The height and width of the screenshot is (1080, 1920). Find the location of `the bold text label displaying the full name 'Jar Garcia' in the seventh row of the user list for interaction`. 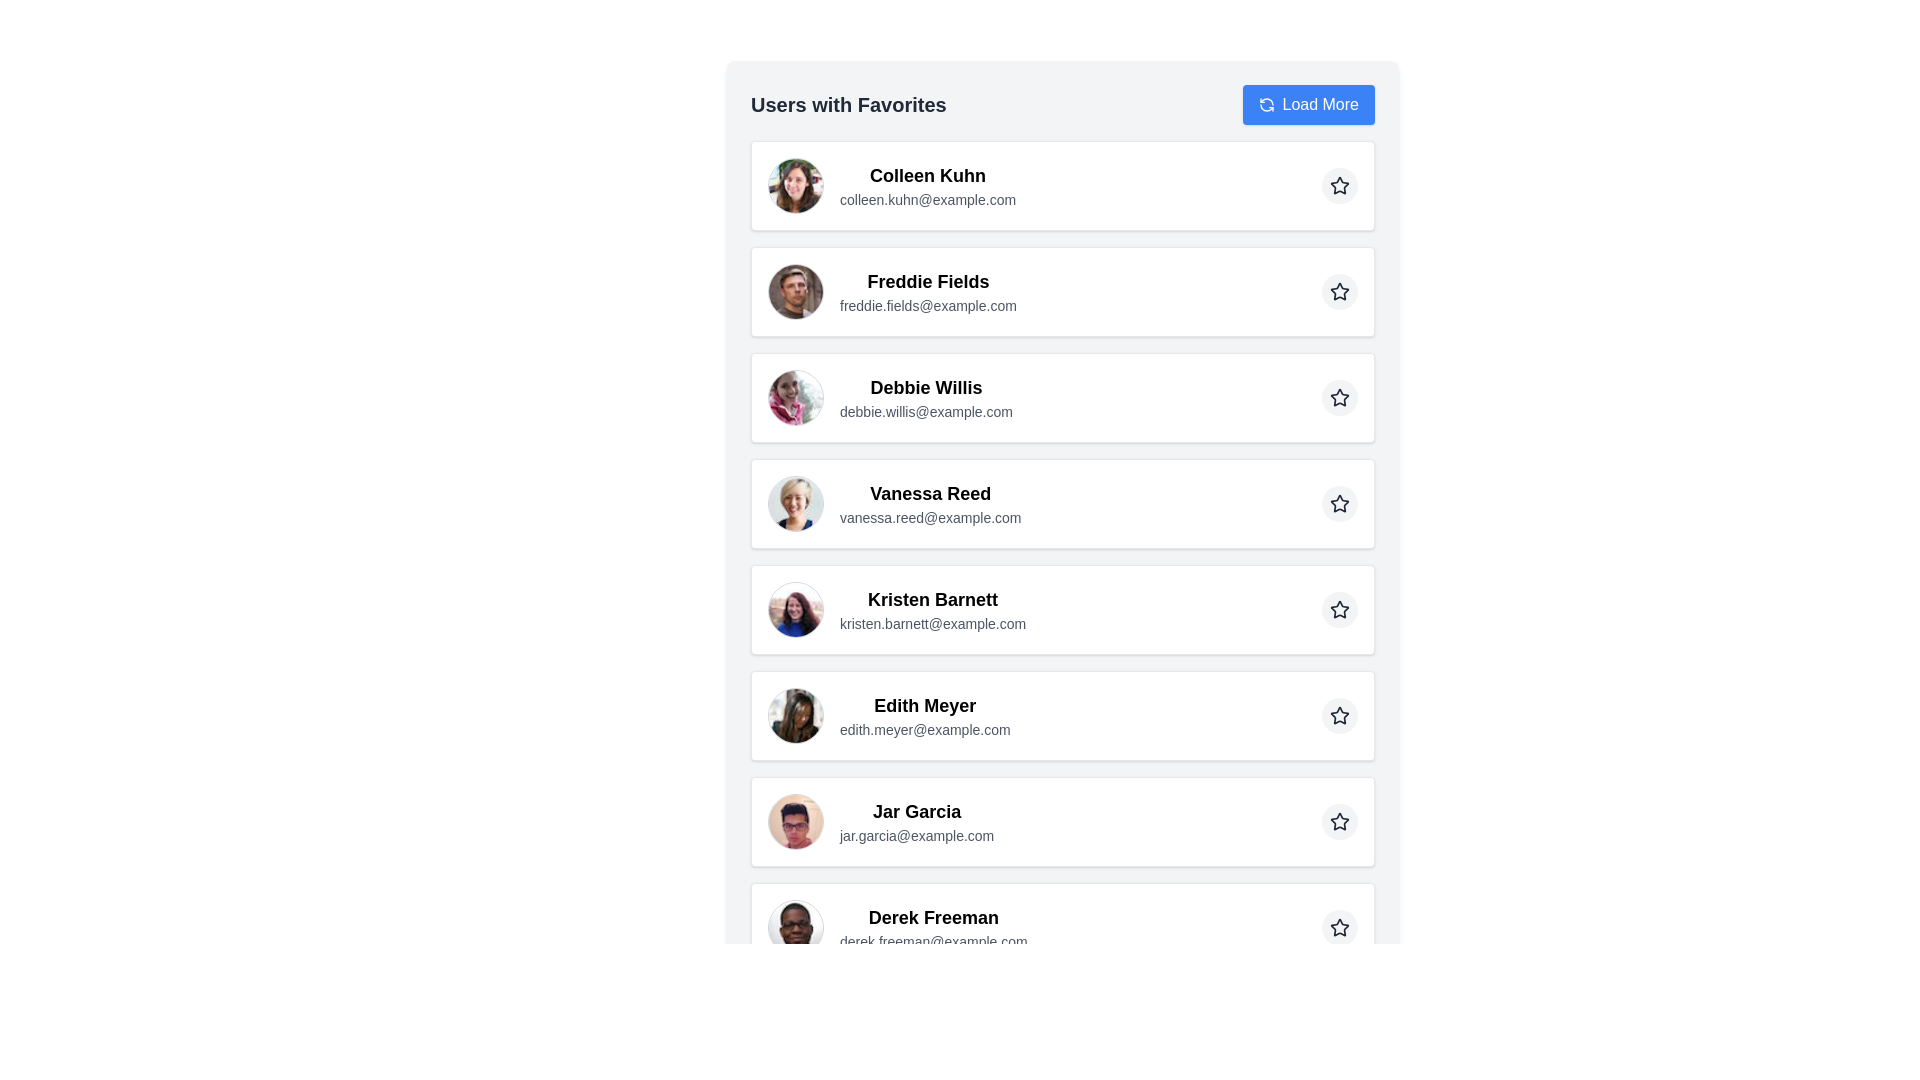

the bold text label displaying the full name 'Jar Garcia' in the seventh row of the user list for interaction is located at coordinates (915, 812).